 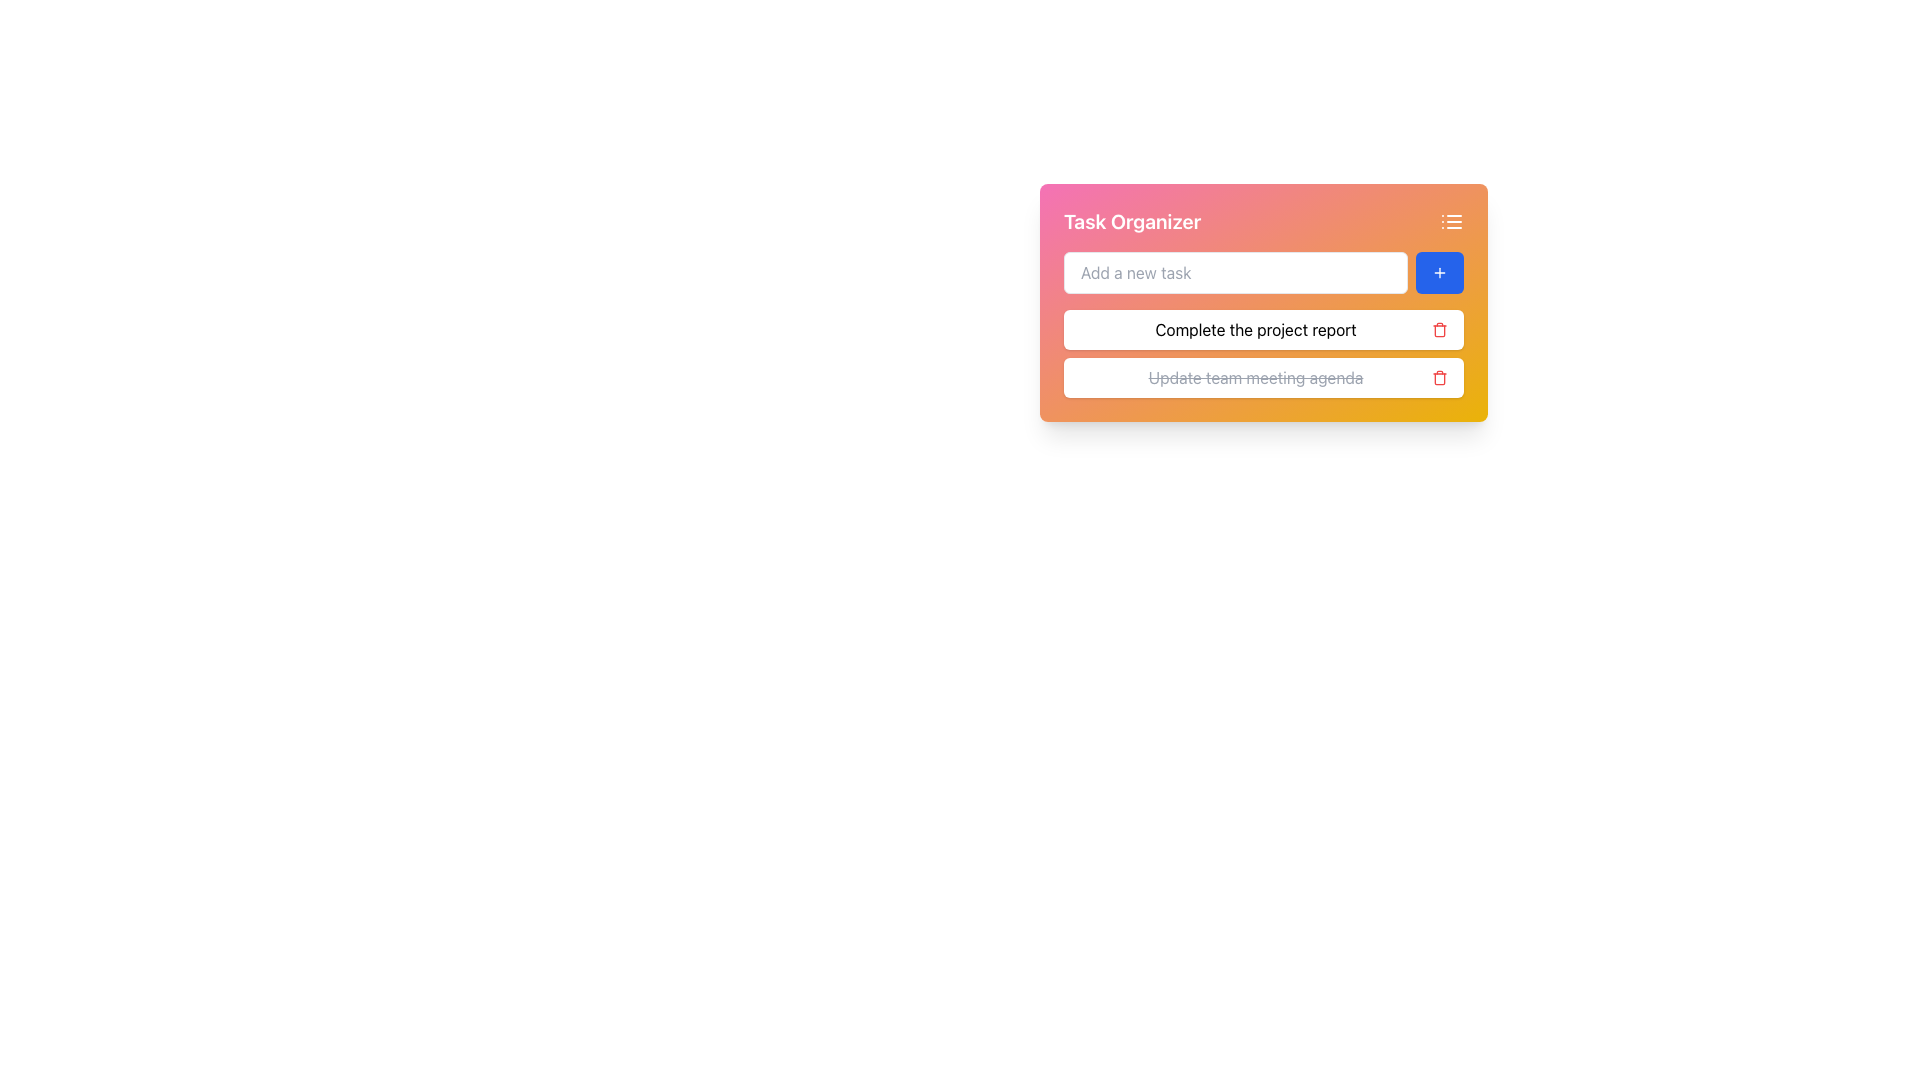 What do you see at coordinates (1451, 222) in the screenshot?
I see `the small icon resembling a simplified list layout located at the top-right corner of the 'Task Organizer' section` at bounding box center [1451, 222].